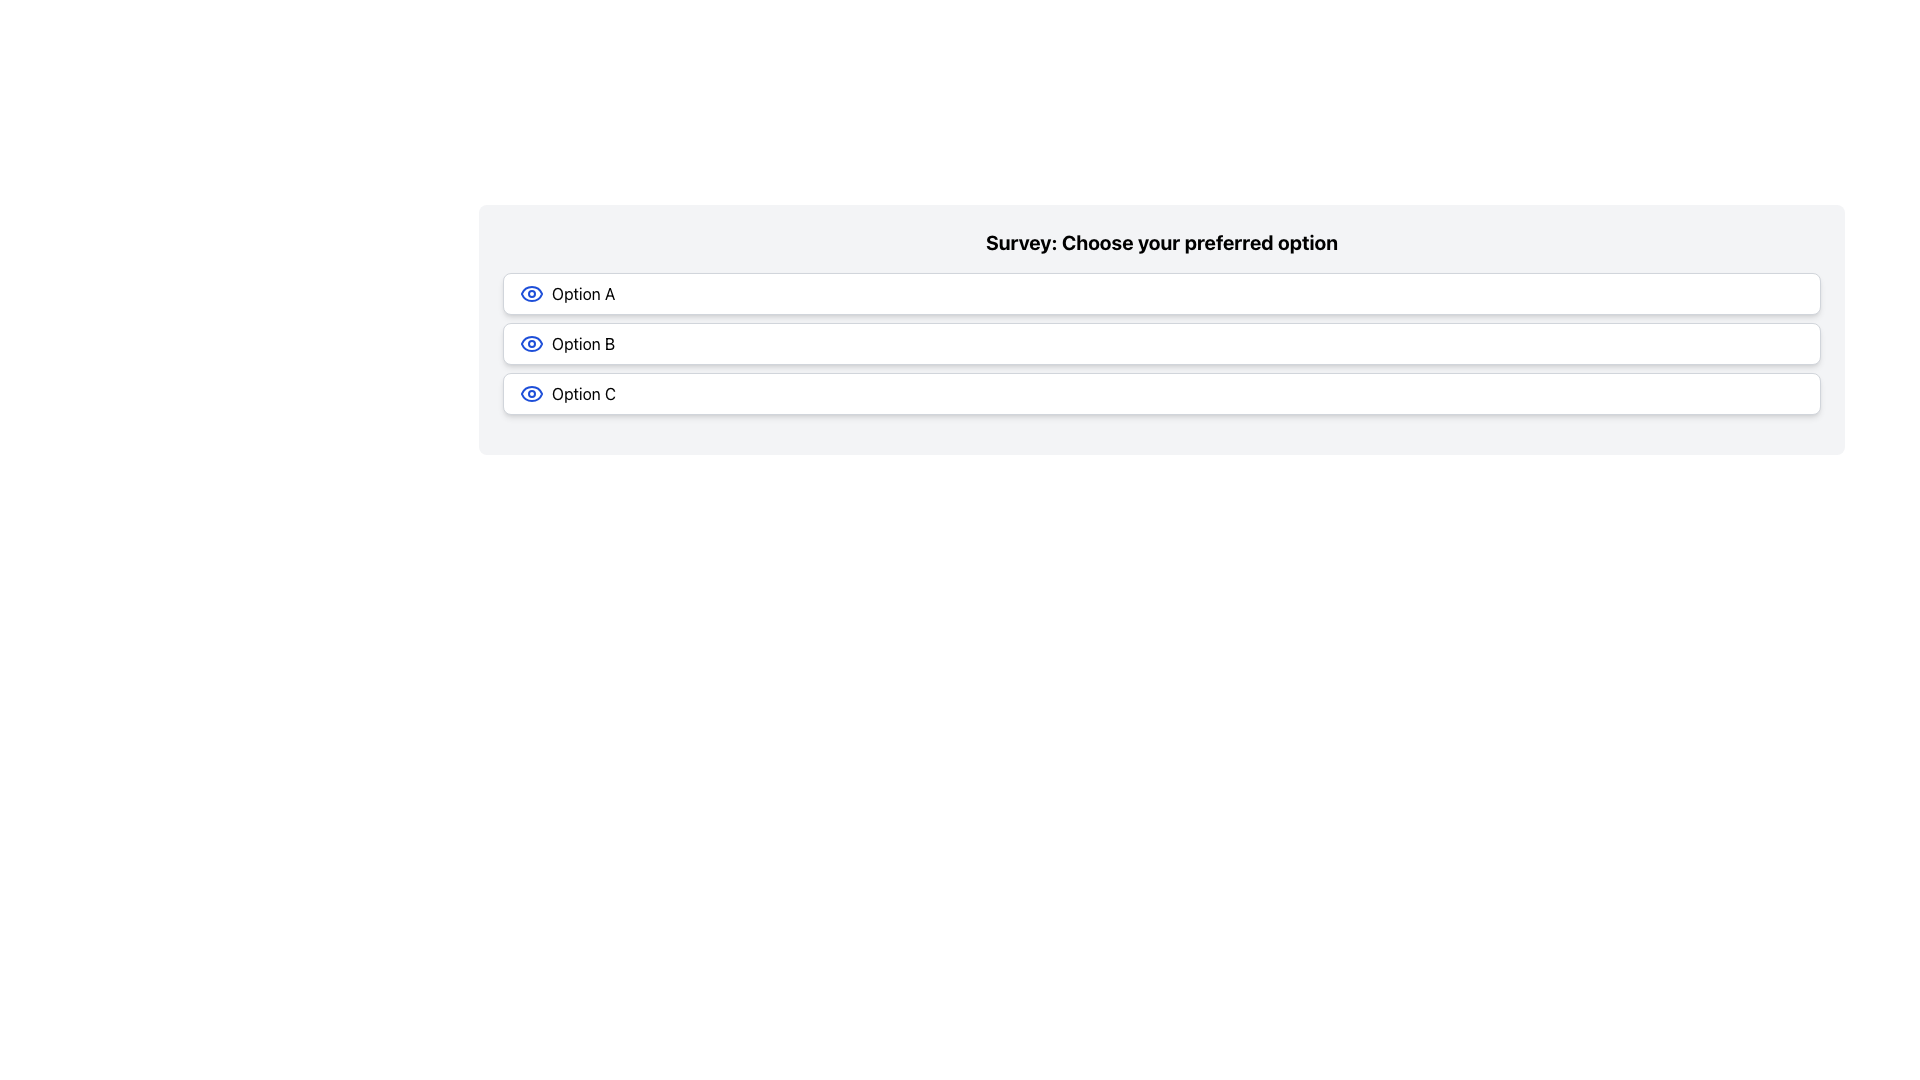 The image size is (1920, 1080). I want to click on text content of the label describing 'Option C', which is located prominently in the lower third of the option group and positioned to the right of its associated icon, so click(583, 393).